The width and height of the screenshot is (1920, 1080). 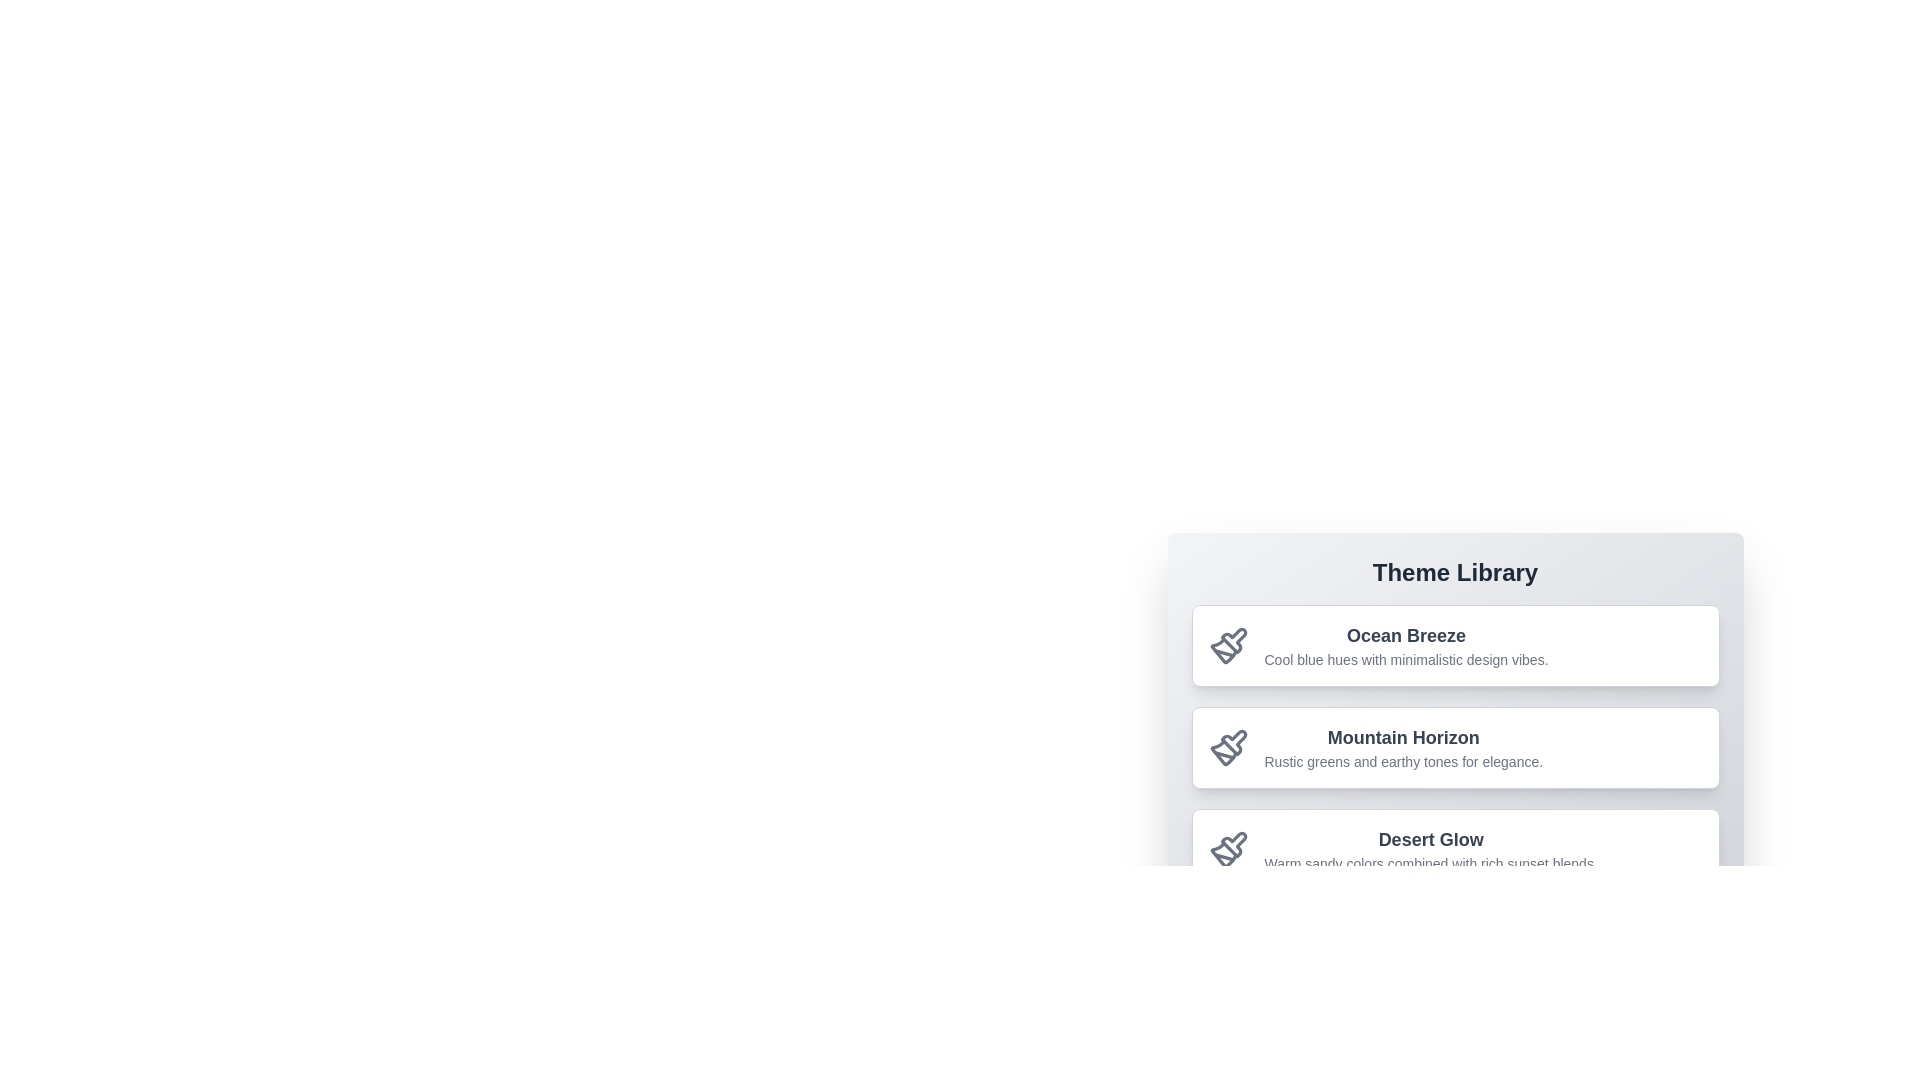 I want to click on the theme Desert Glow by clicking on its corresponding list item, so click(x=1455, y=849).